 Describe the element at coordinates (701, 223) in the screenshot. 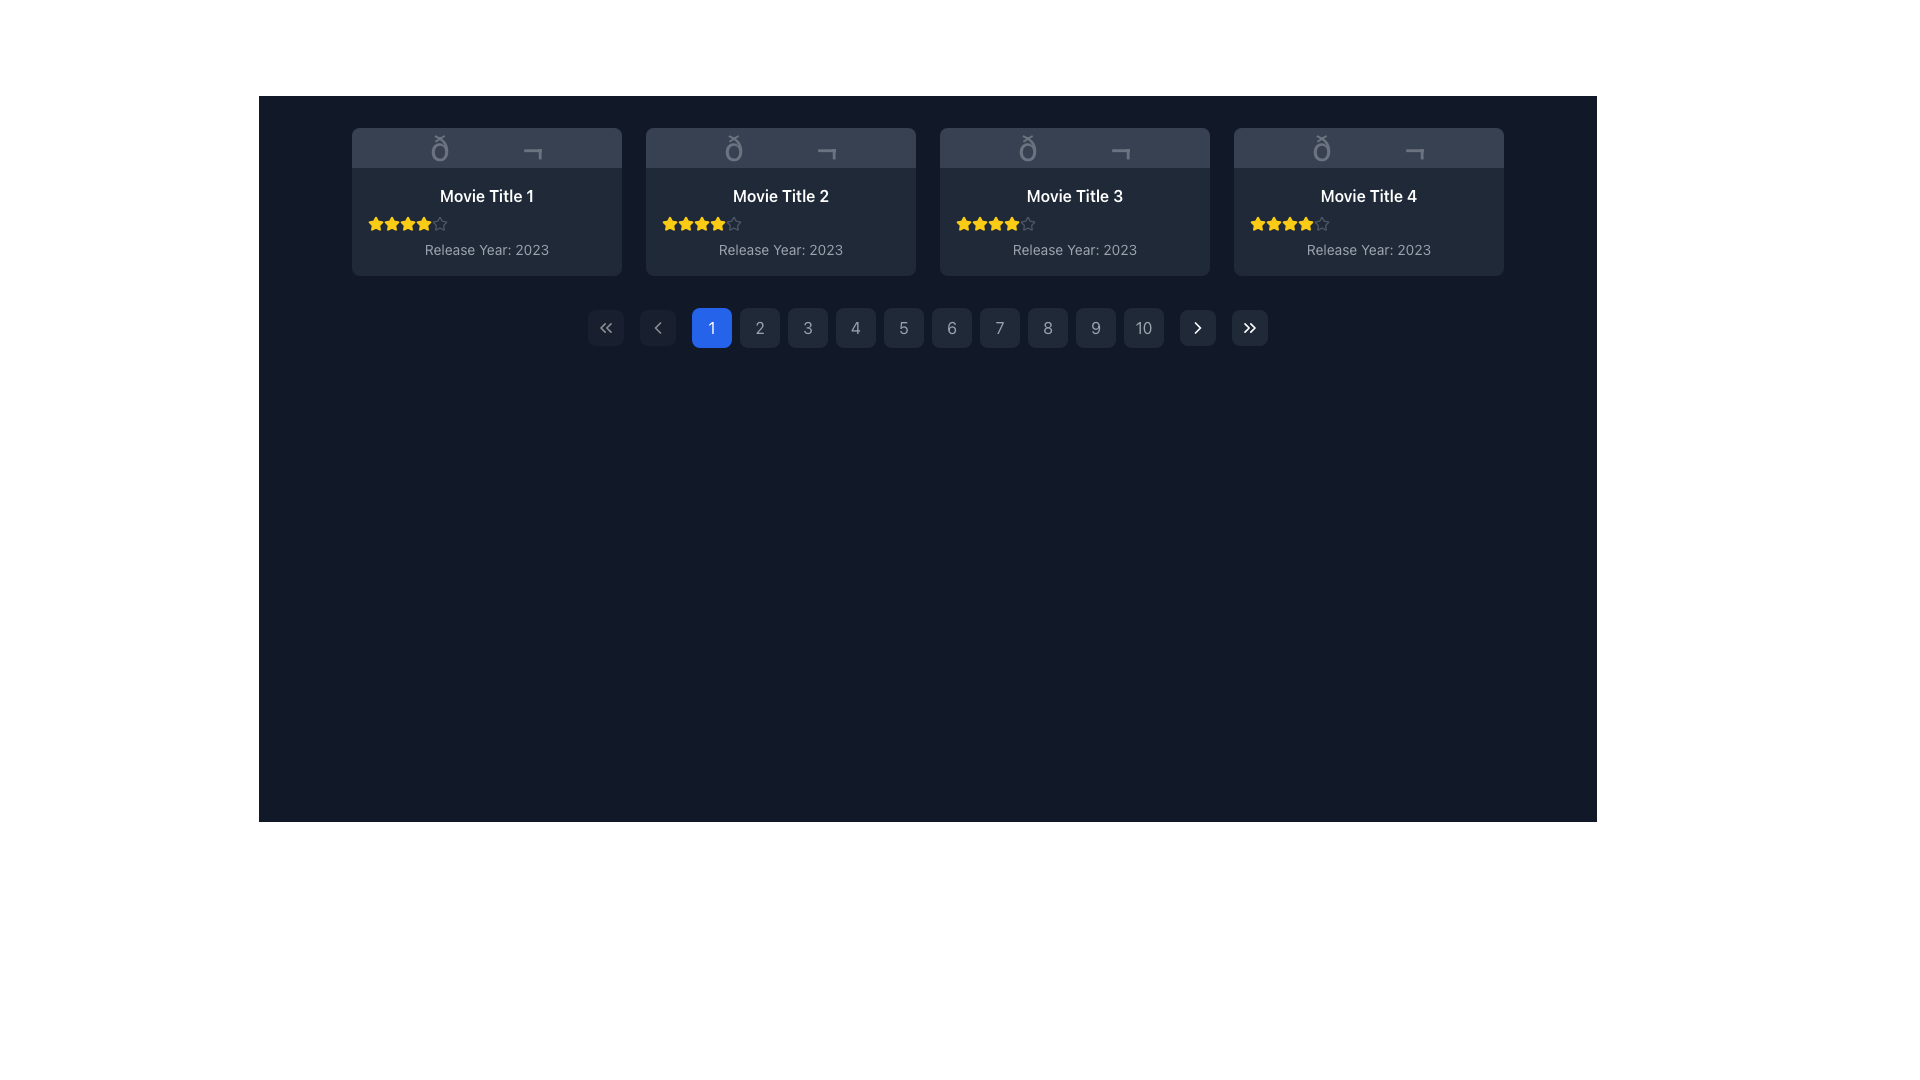

I see `the third yellow star glyph in the rating system under the card titled 'Movie Title 2'` at that location.